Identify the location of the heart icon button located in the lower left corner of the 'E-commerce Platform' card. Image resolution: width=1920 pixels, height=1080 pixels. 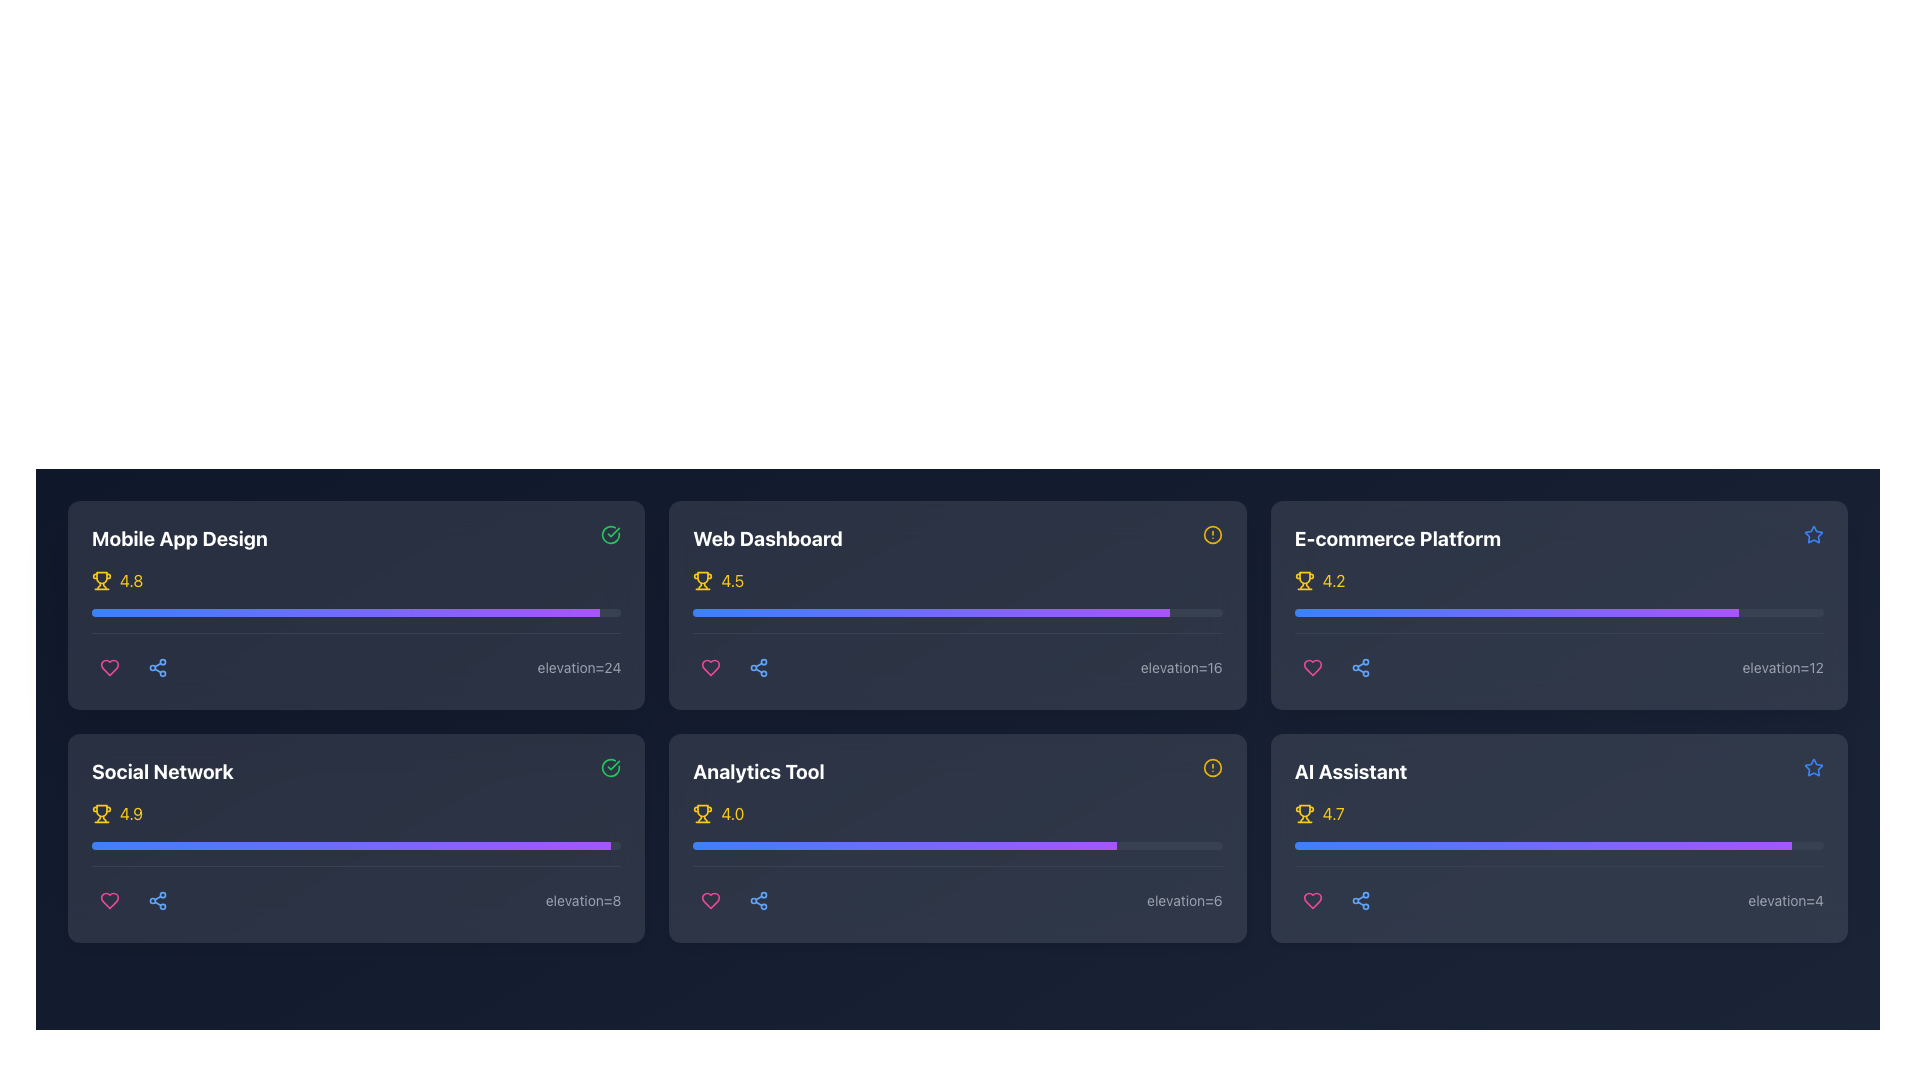
(1312, 667).